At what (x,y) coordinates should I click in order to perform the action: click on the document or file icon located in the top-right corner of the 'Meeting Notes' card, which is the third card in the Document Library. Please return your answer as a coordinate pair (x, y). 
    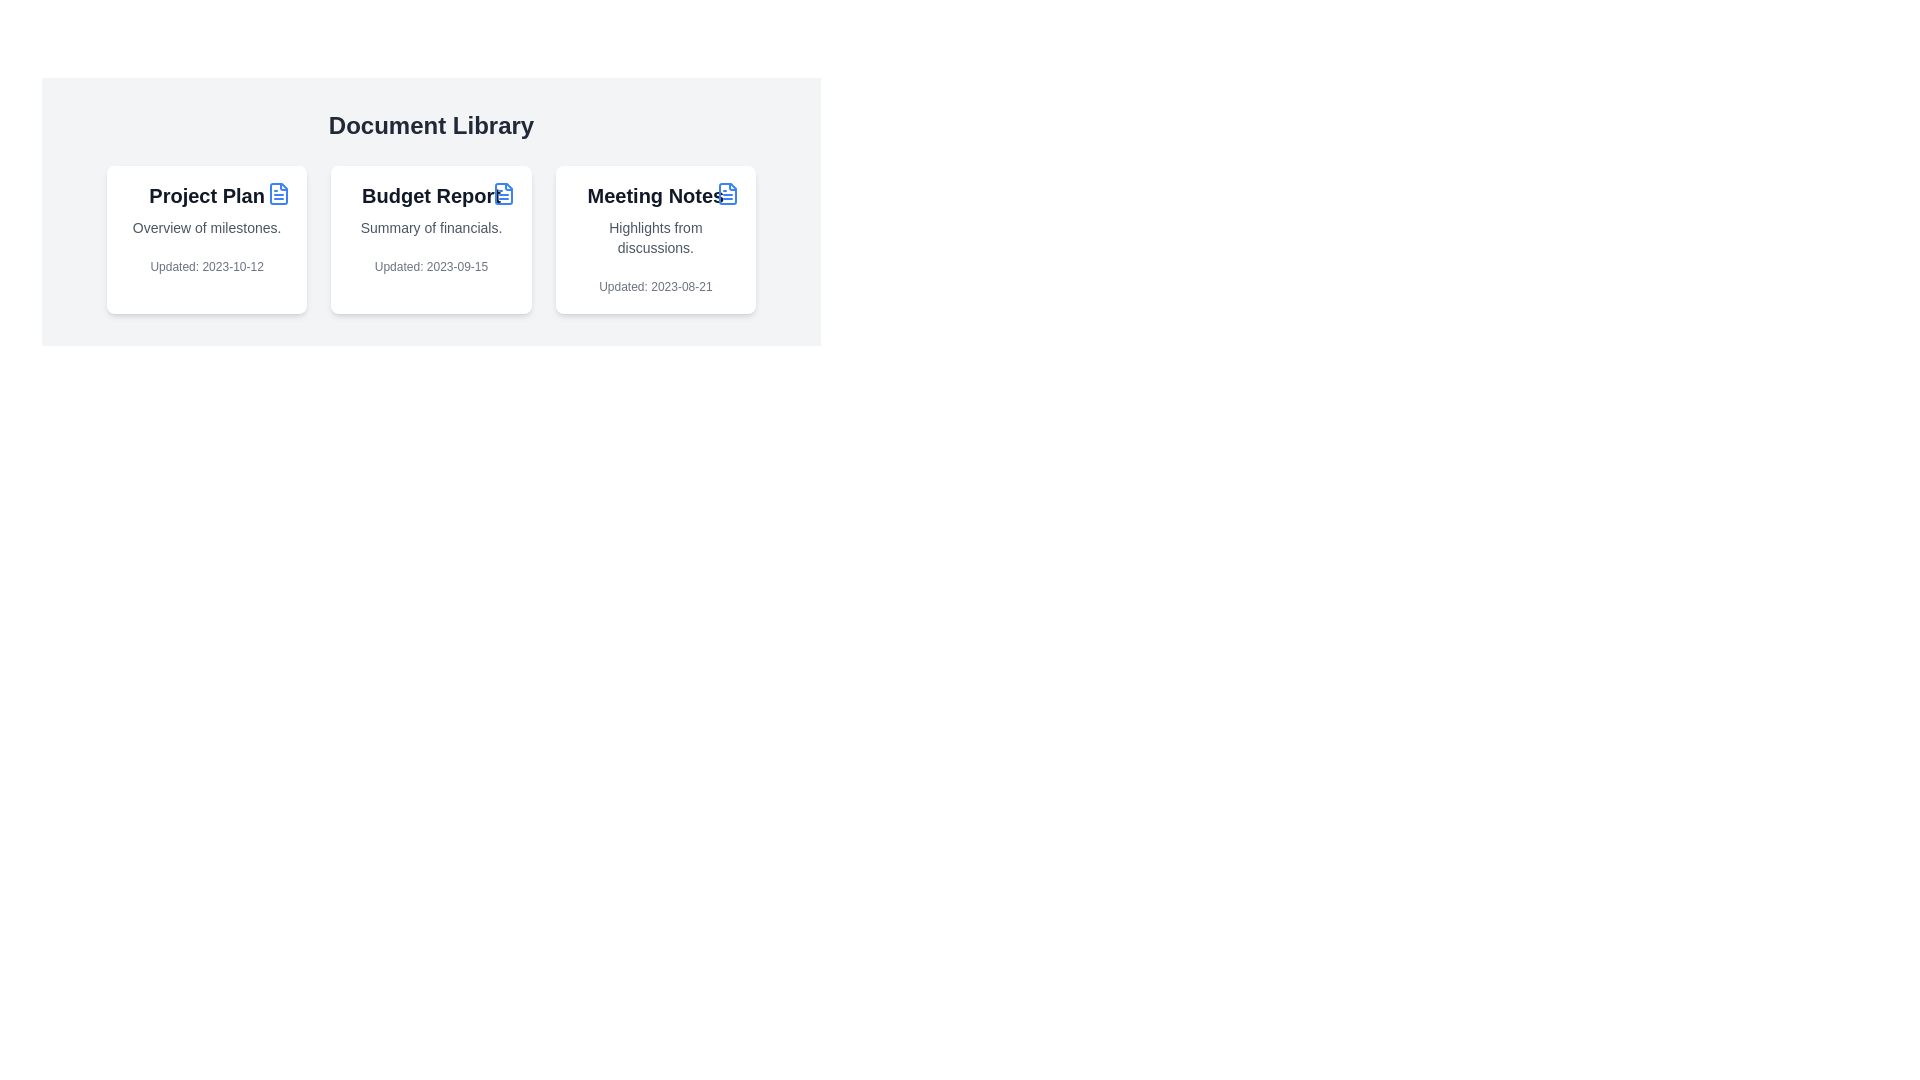
    Looking at the image, I should click on (727, 193).